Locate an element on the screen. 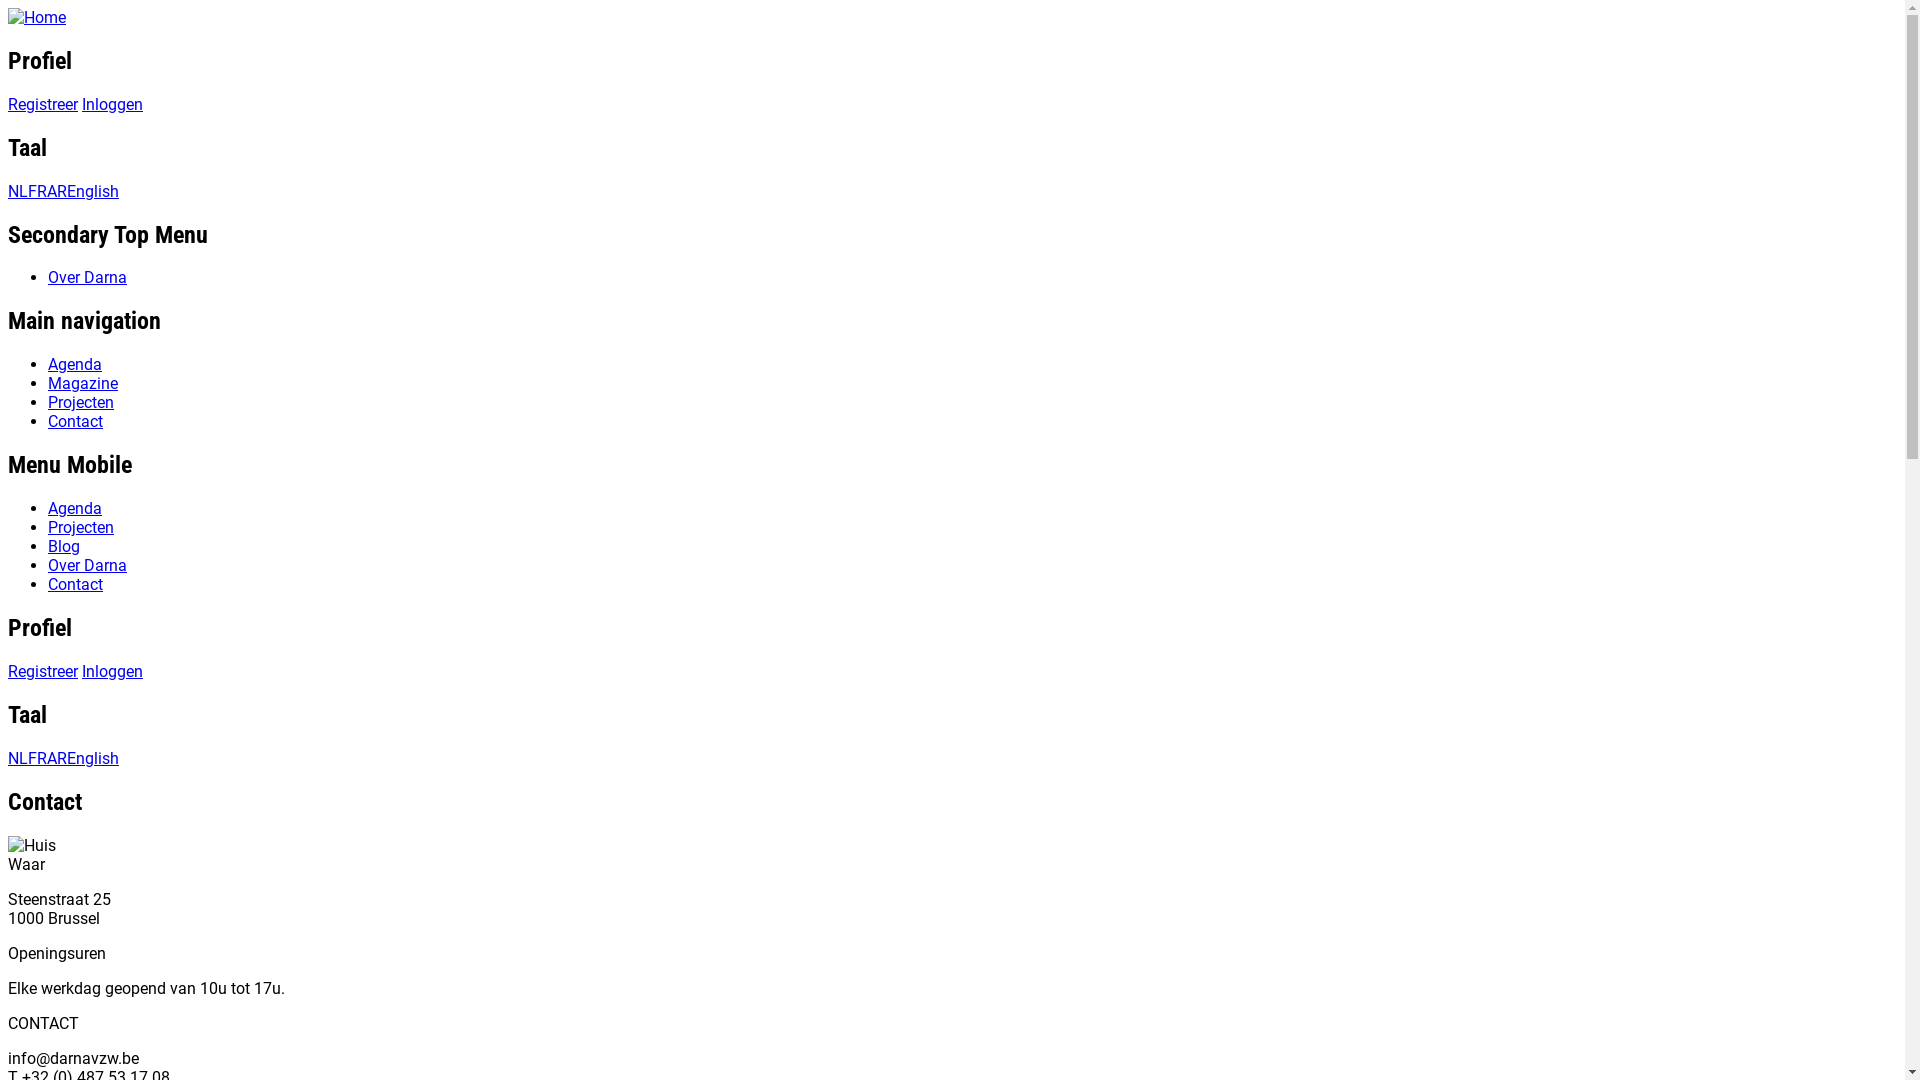  'Over Darna' is located at coordinates (48, 565).